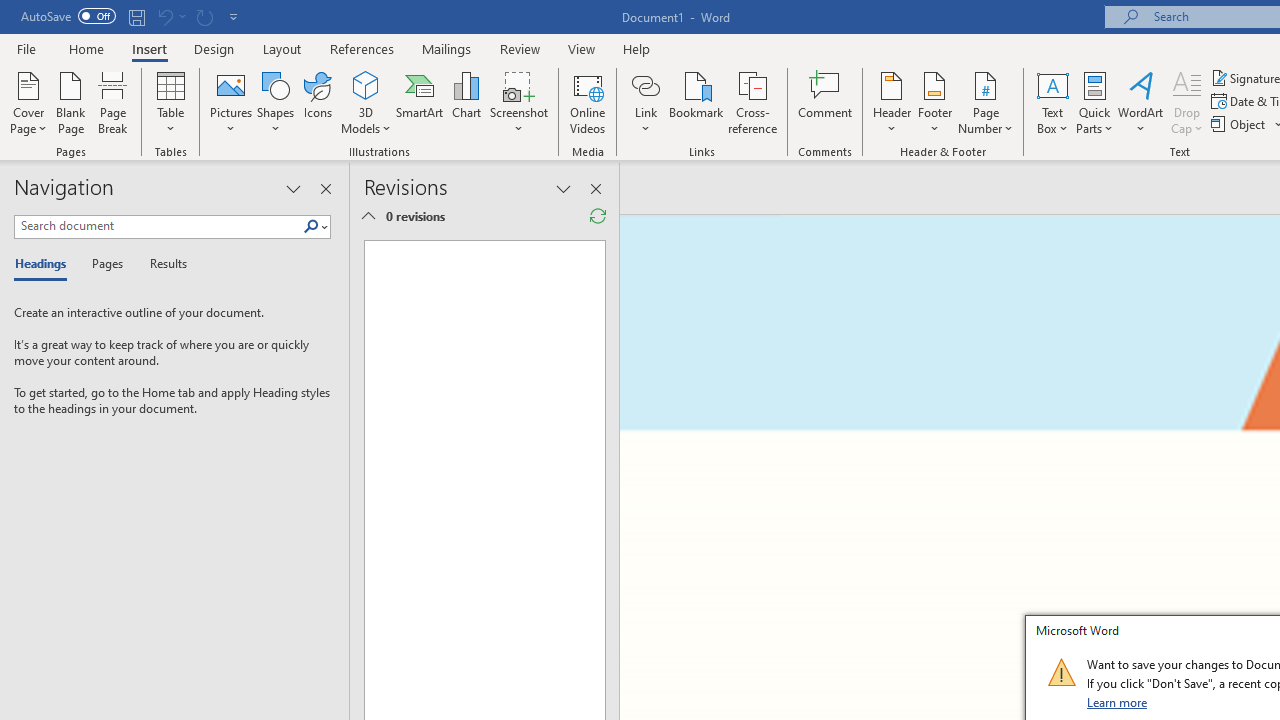  I want to click on 'Comment', so click(825, 103).